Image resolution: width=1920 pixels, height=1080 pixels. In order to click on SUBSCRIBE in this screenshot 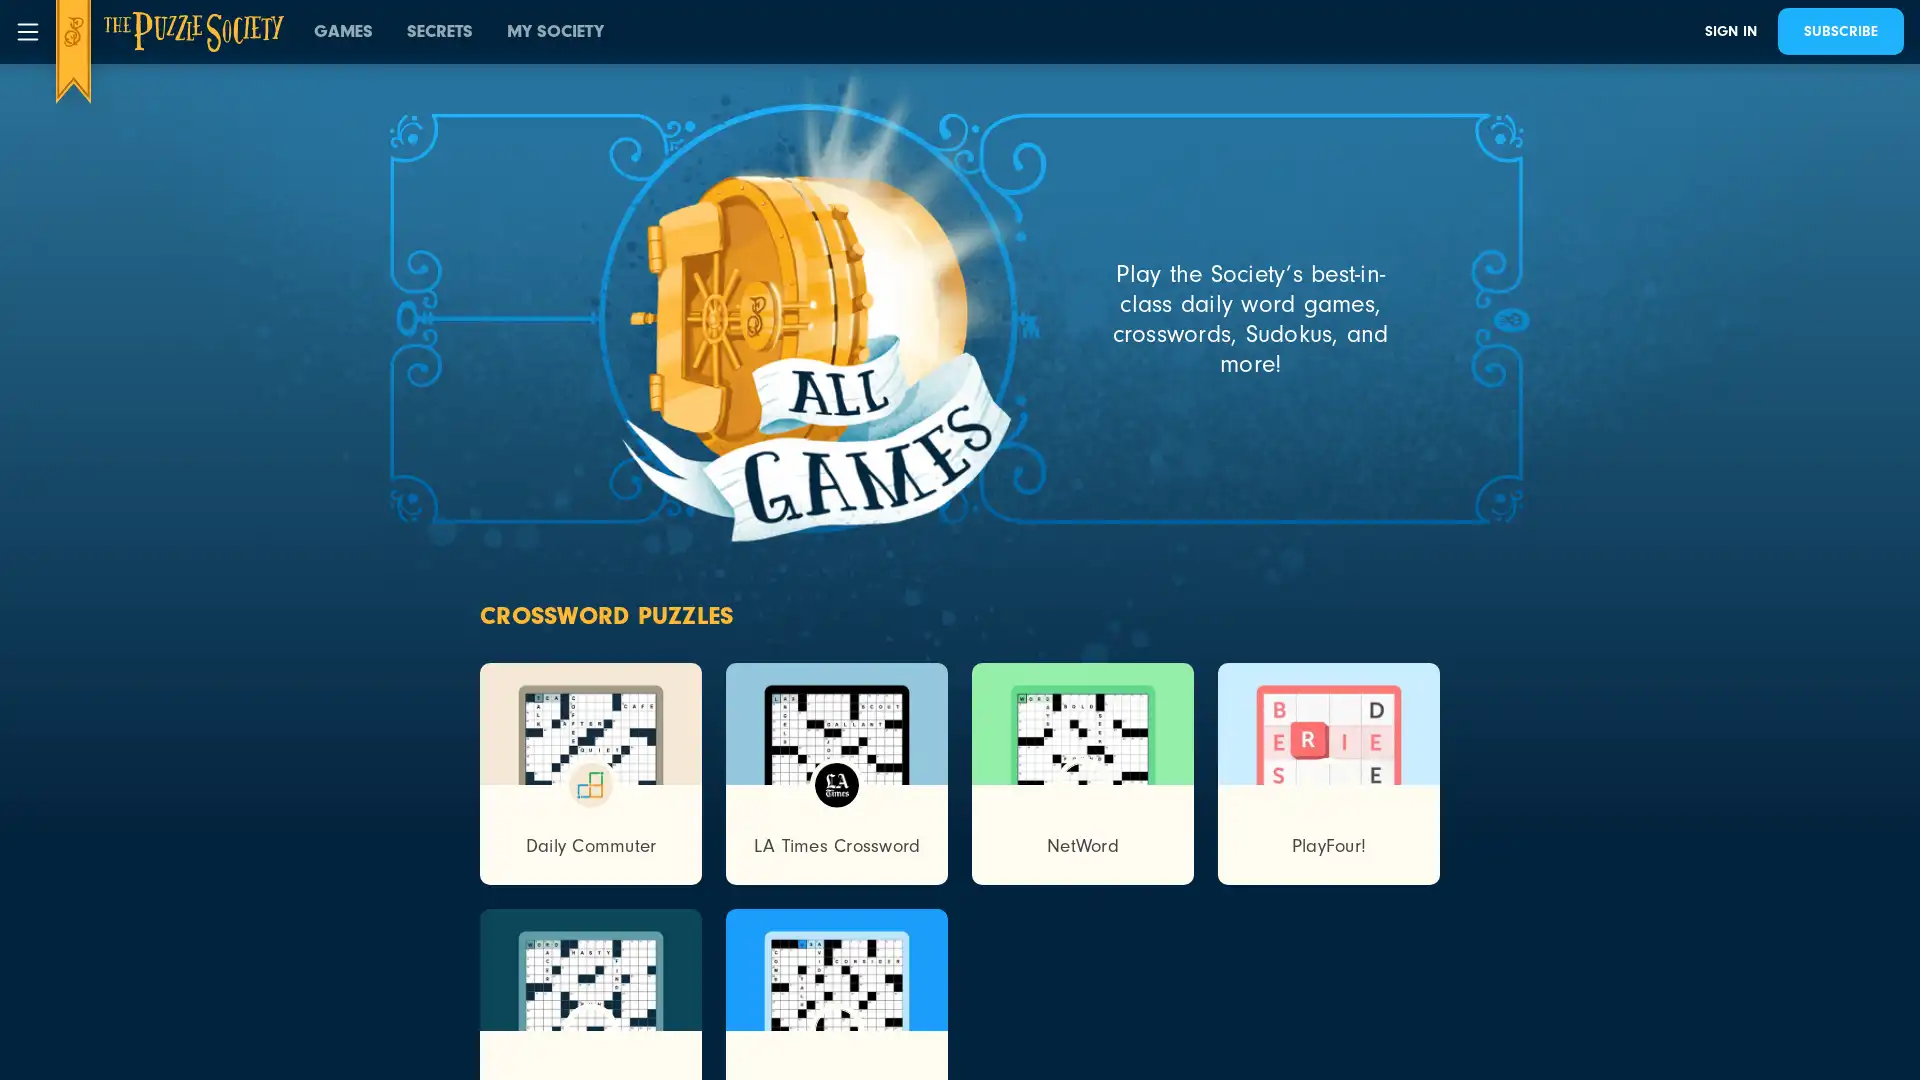, I will do `click(1840, 31)`.